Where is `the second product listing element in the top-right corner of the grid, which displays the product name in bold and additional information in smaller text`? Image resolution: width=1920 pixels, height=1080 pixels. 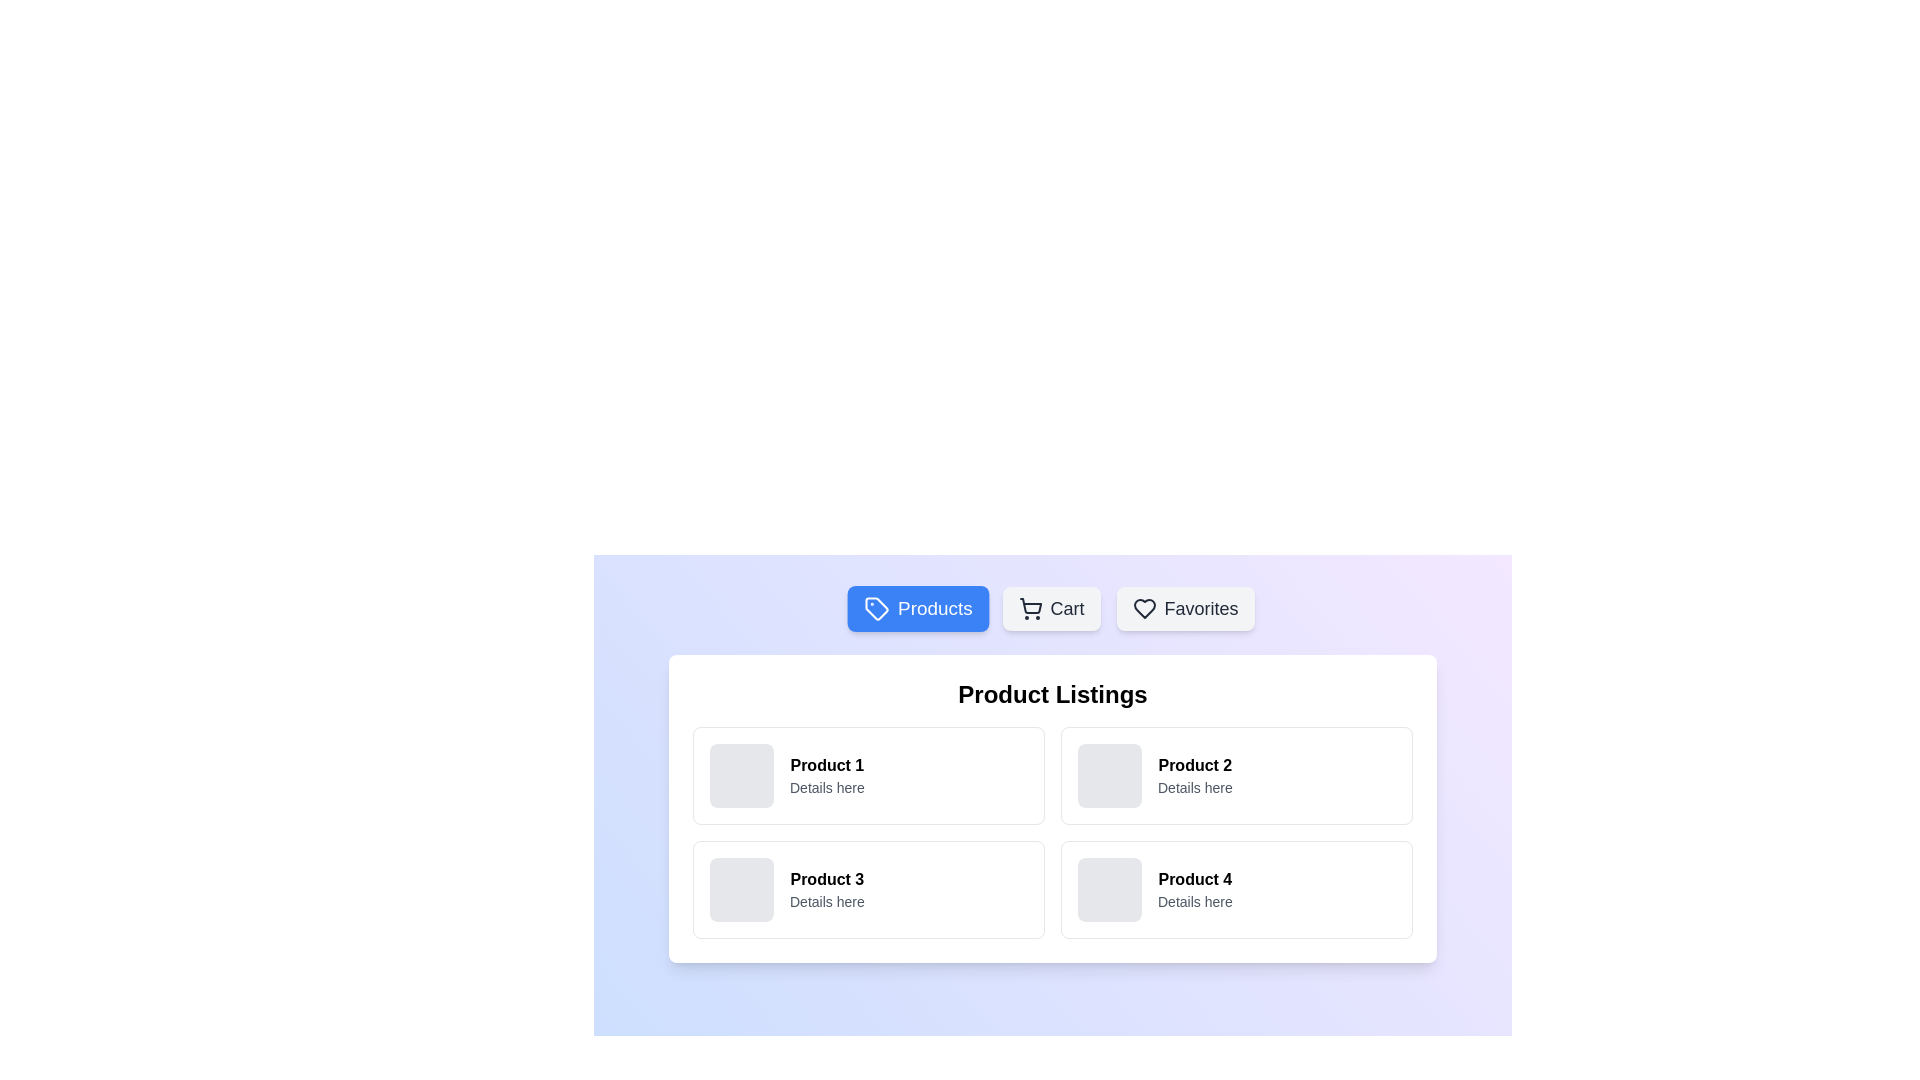
the second product listing element in the top-right corner of the grid, which displays the product name in bold and additional information in smaller text is located at coordinates (1195, 774).